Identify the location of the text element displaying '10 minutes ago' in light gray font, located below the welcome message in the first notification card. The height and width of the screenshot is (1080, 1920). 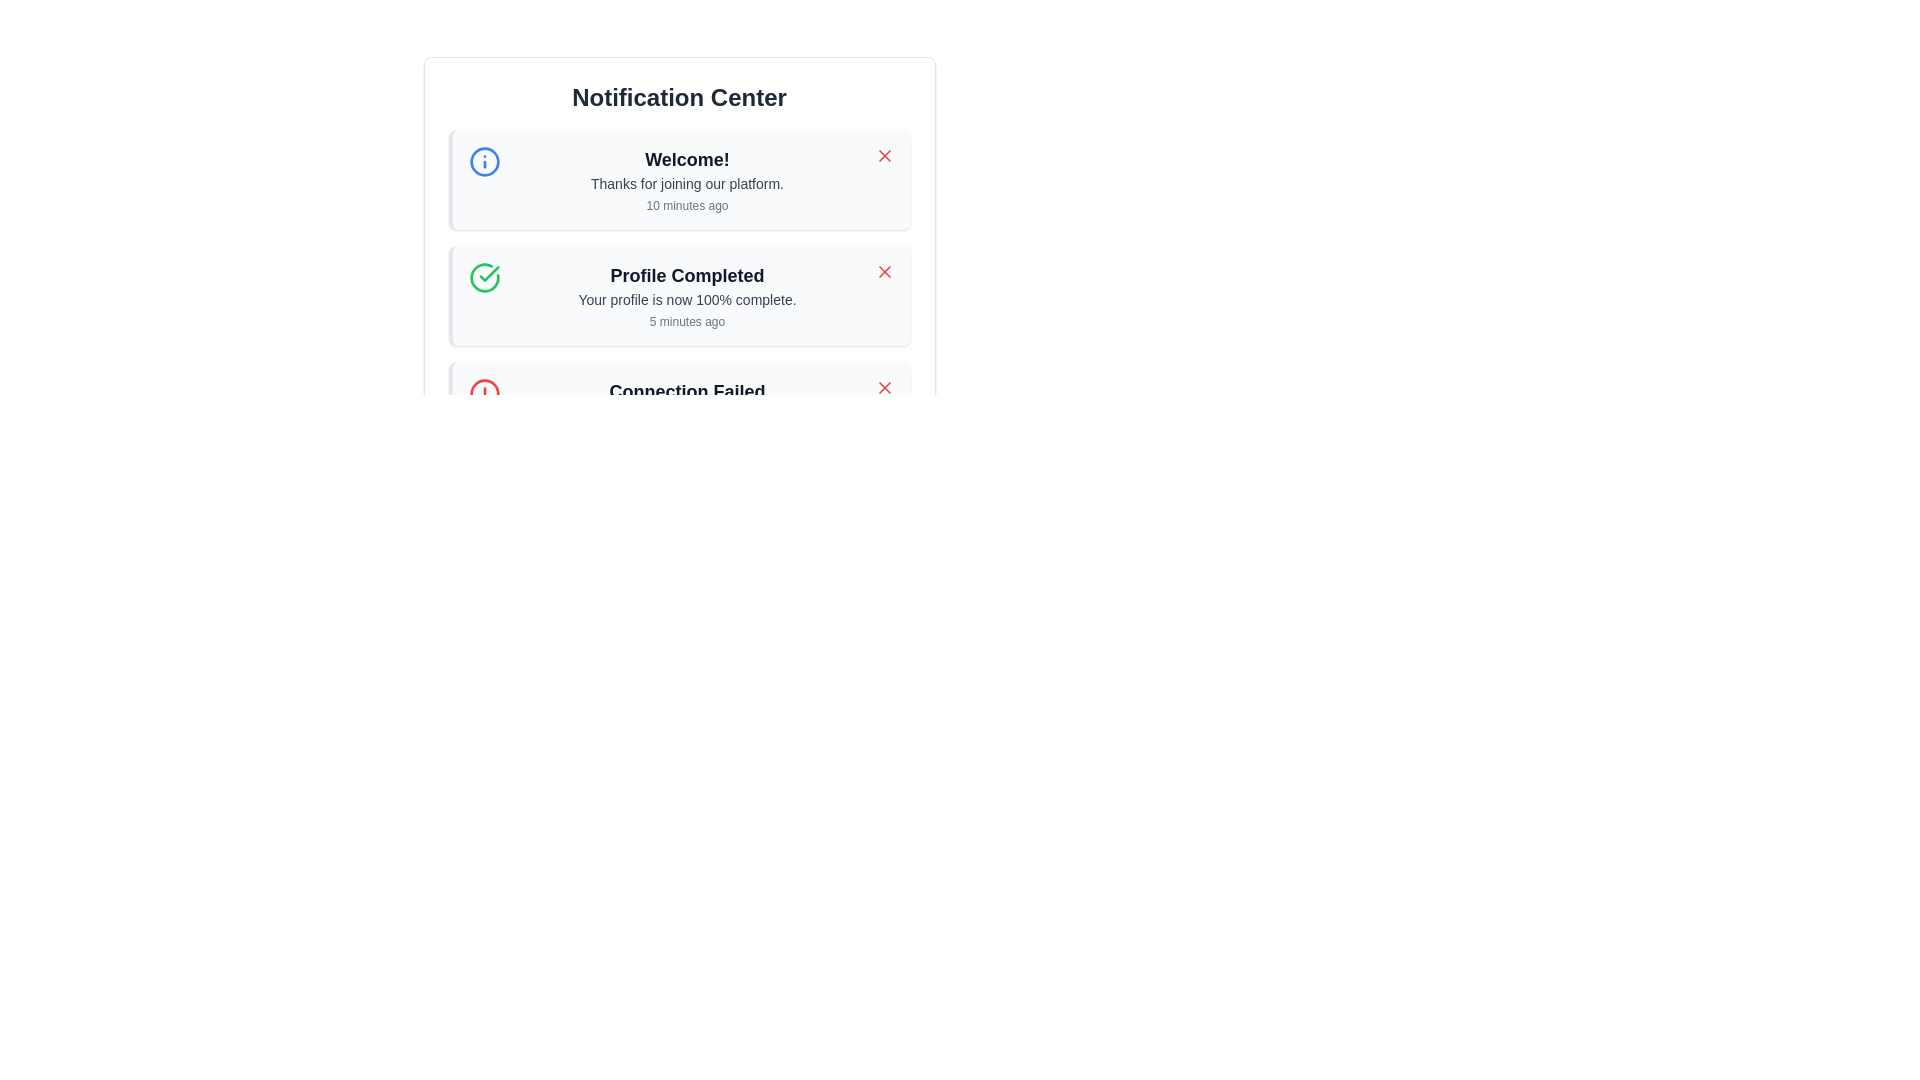
(687, 205).